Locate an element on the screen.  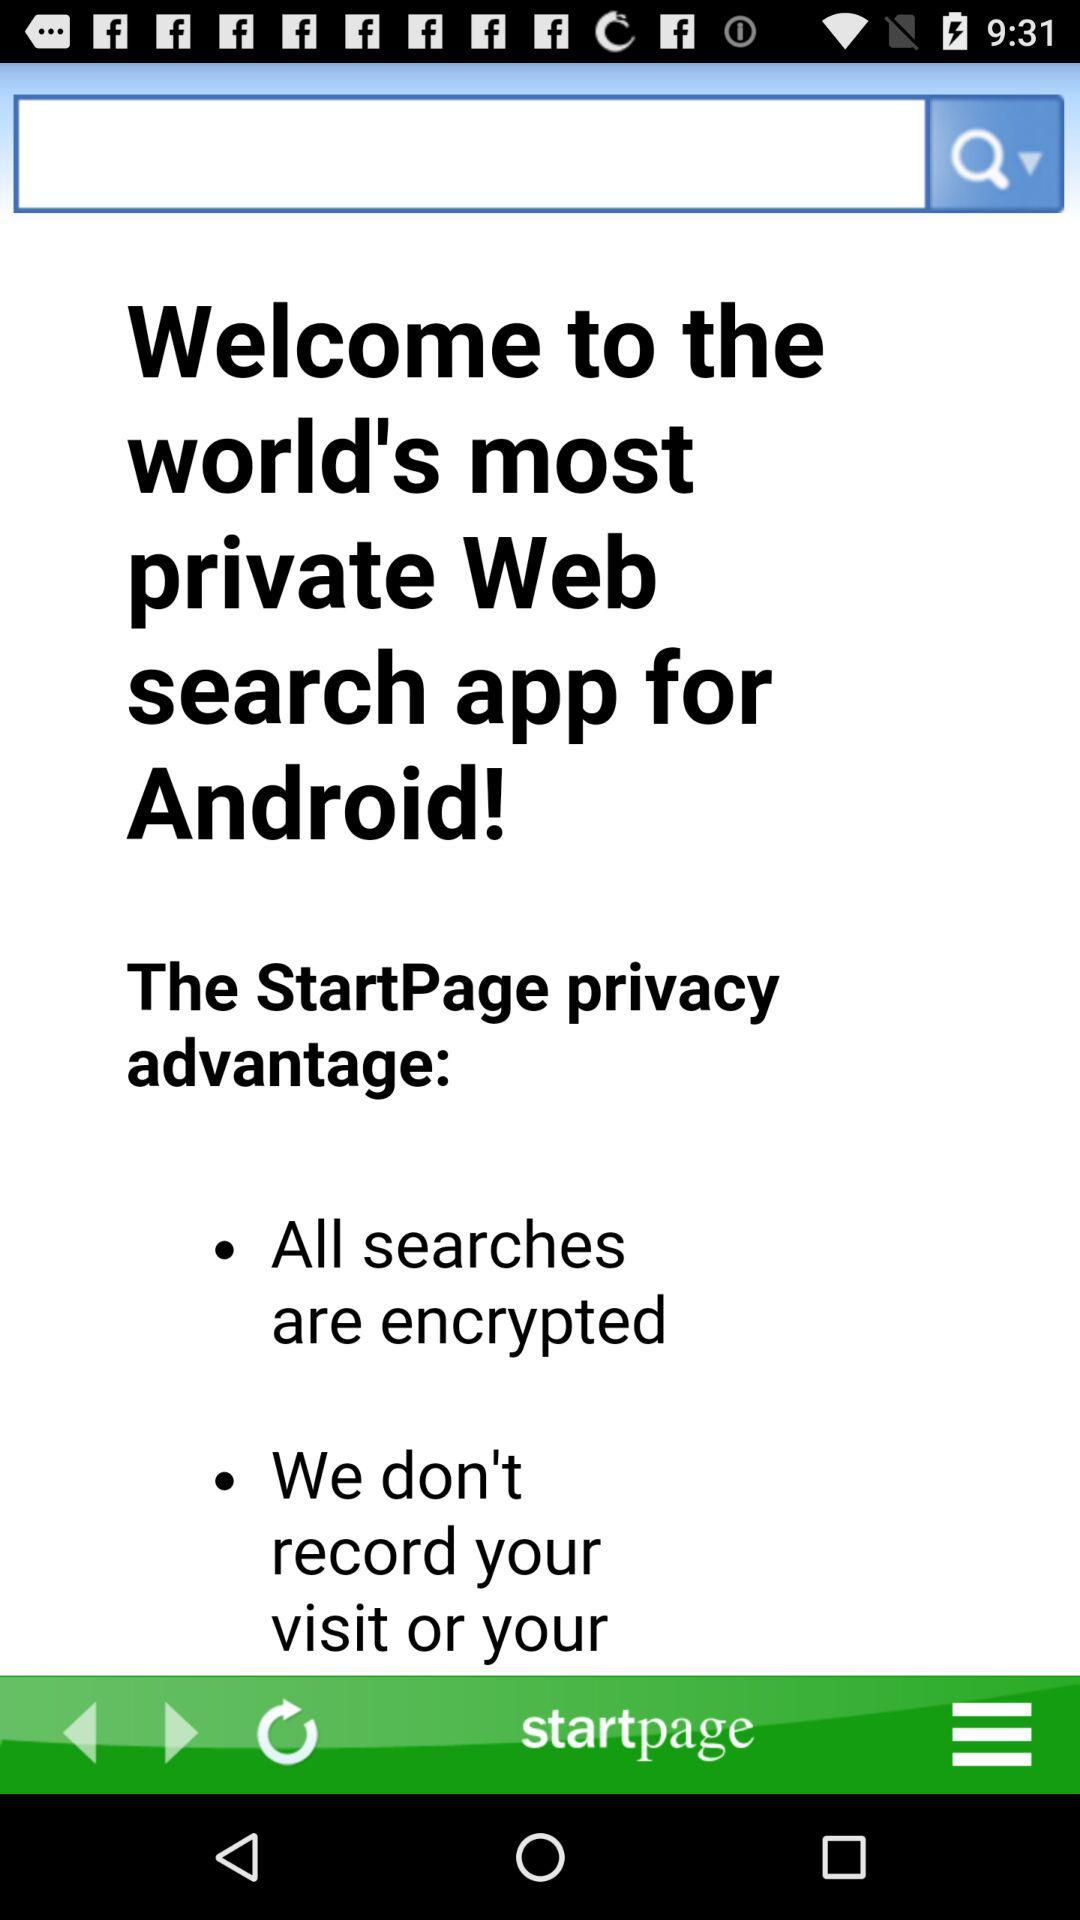
search is located at coordinates (471, 152).